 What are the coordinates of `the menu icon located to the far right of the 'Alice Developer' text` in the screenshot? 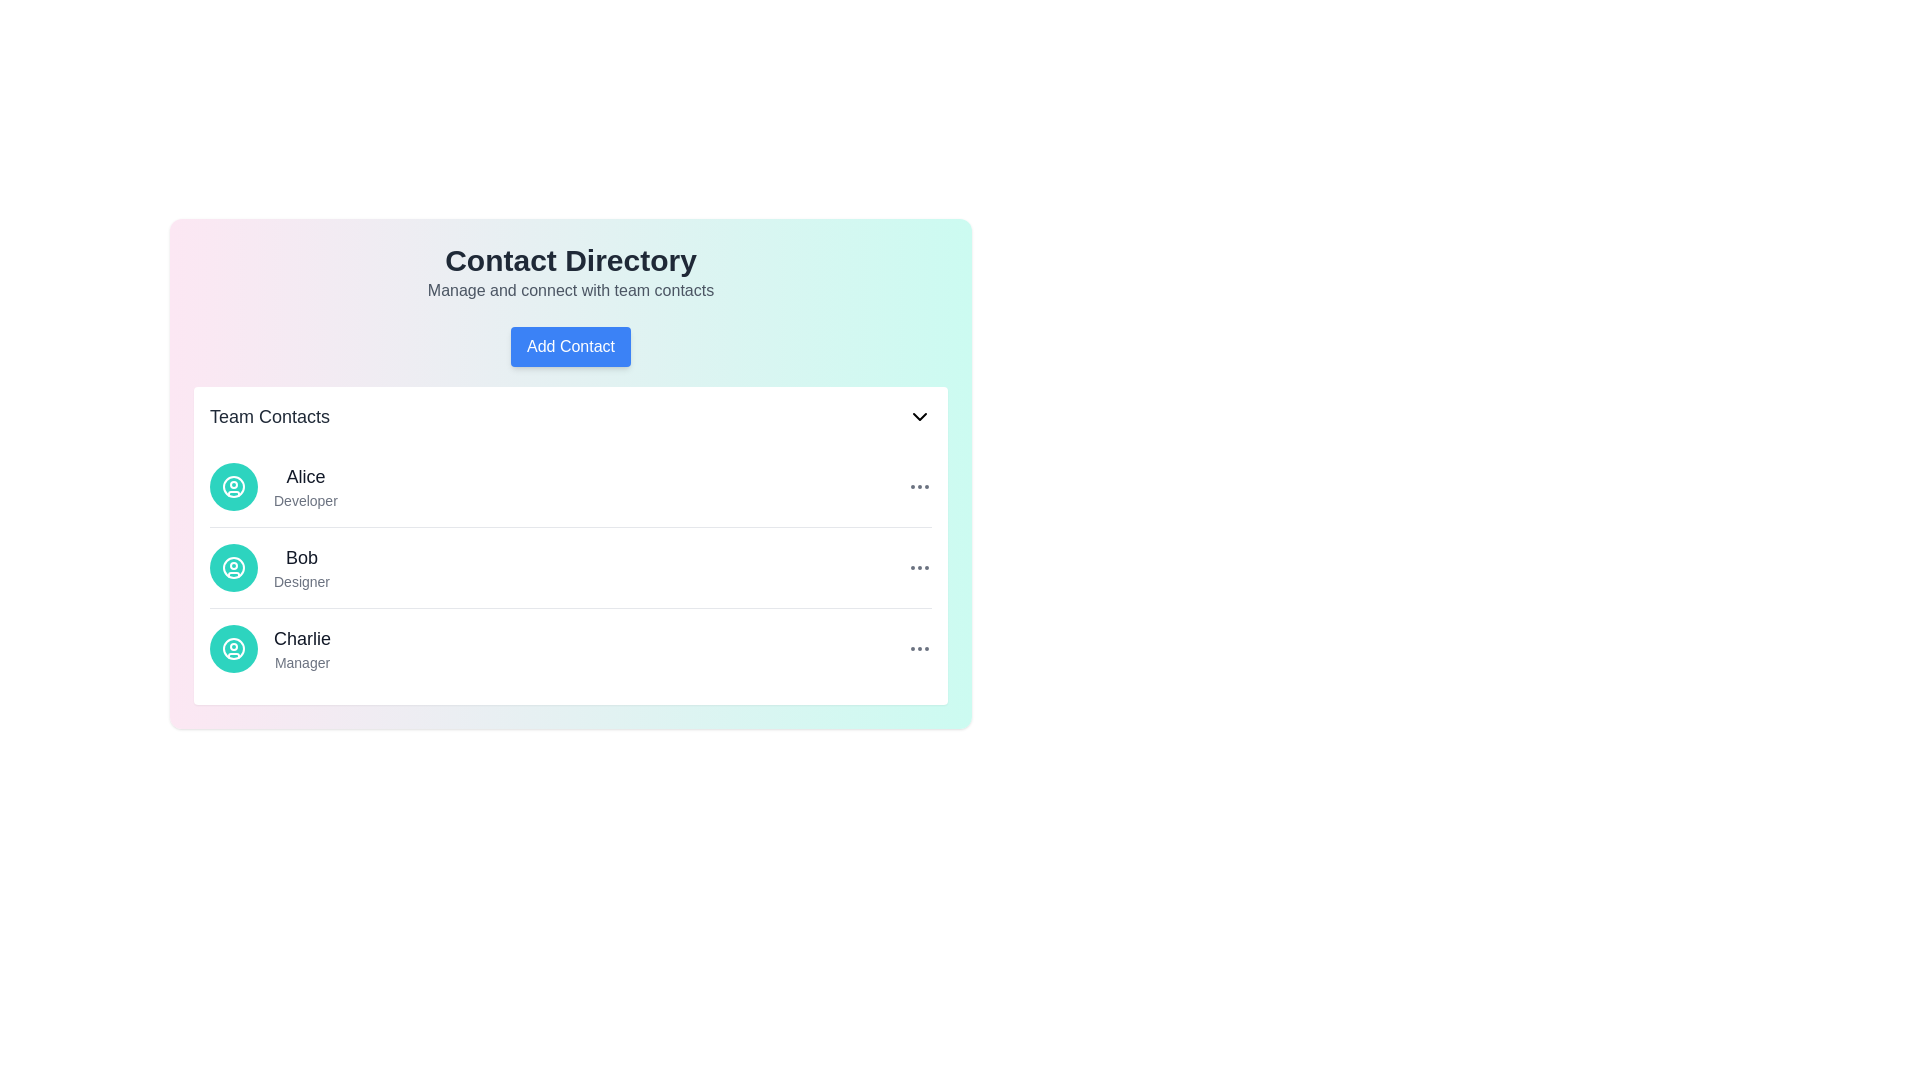 It's located at (919, 486).